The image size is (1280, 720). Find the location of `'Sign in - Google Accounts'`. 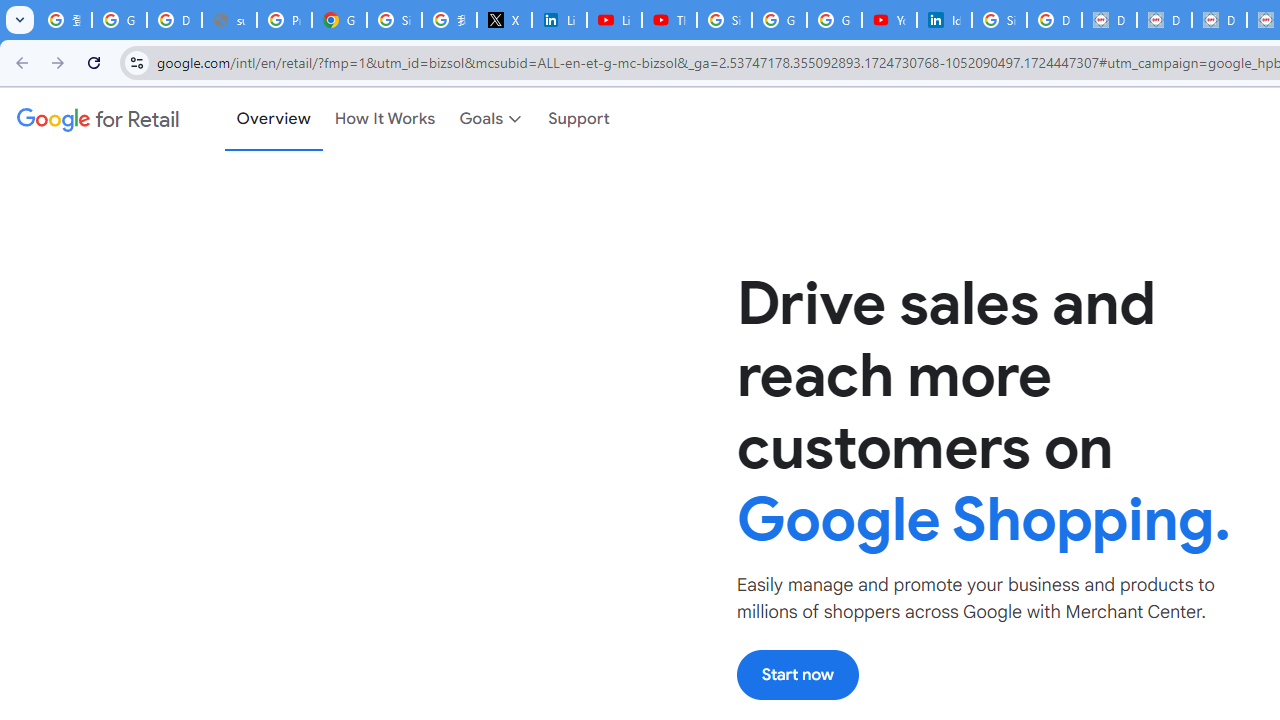

'Sign in - Google Accounts' is located at coordinates (999, 20).